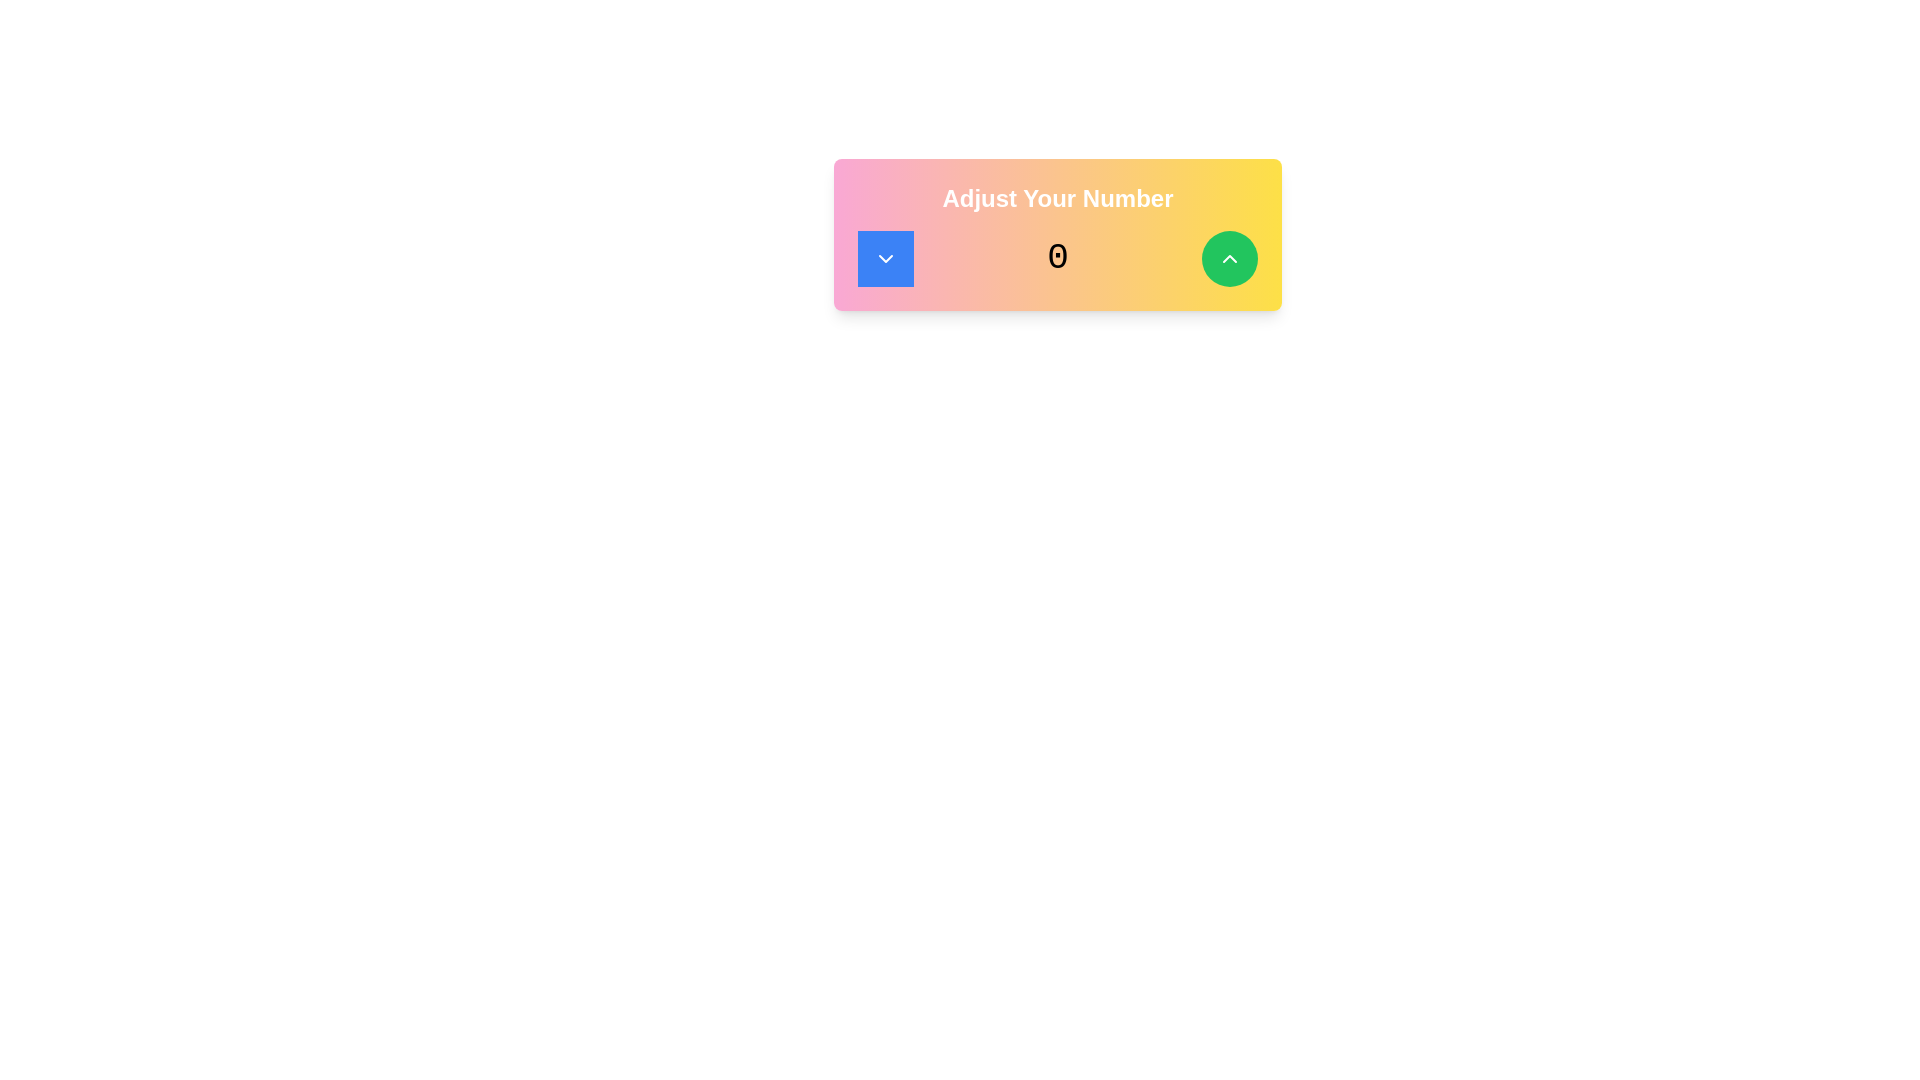  I want to click on the text display showing the number '0' in a large, stylized font, which is centrally located within a gradient background transitioning from pink to yellow, so click(1056, 257).